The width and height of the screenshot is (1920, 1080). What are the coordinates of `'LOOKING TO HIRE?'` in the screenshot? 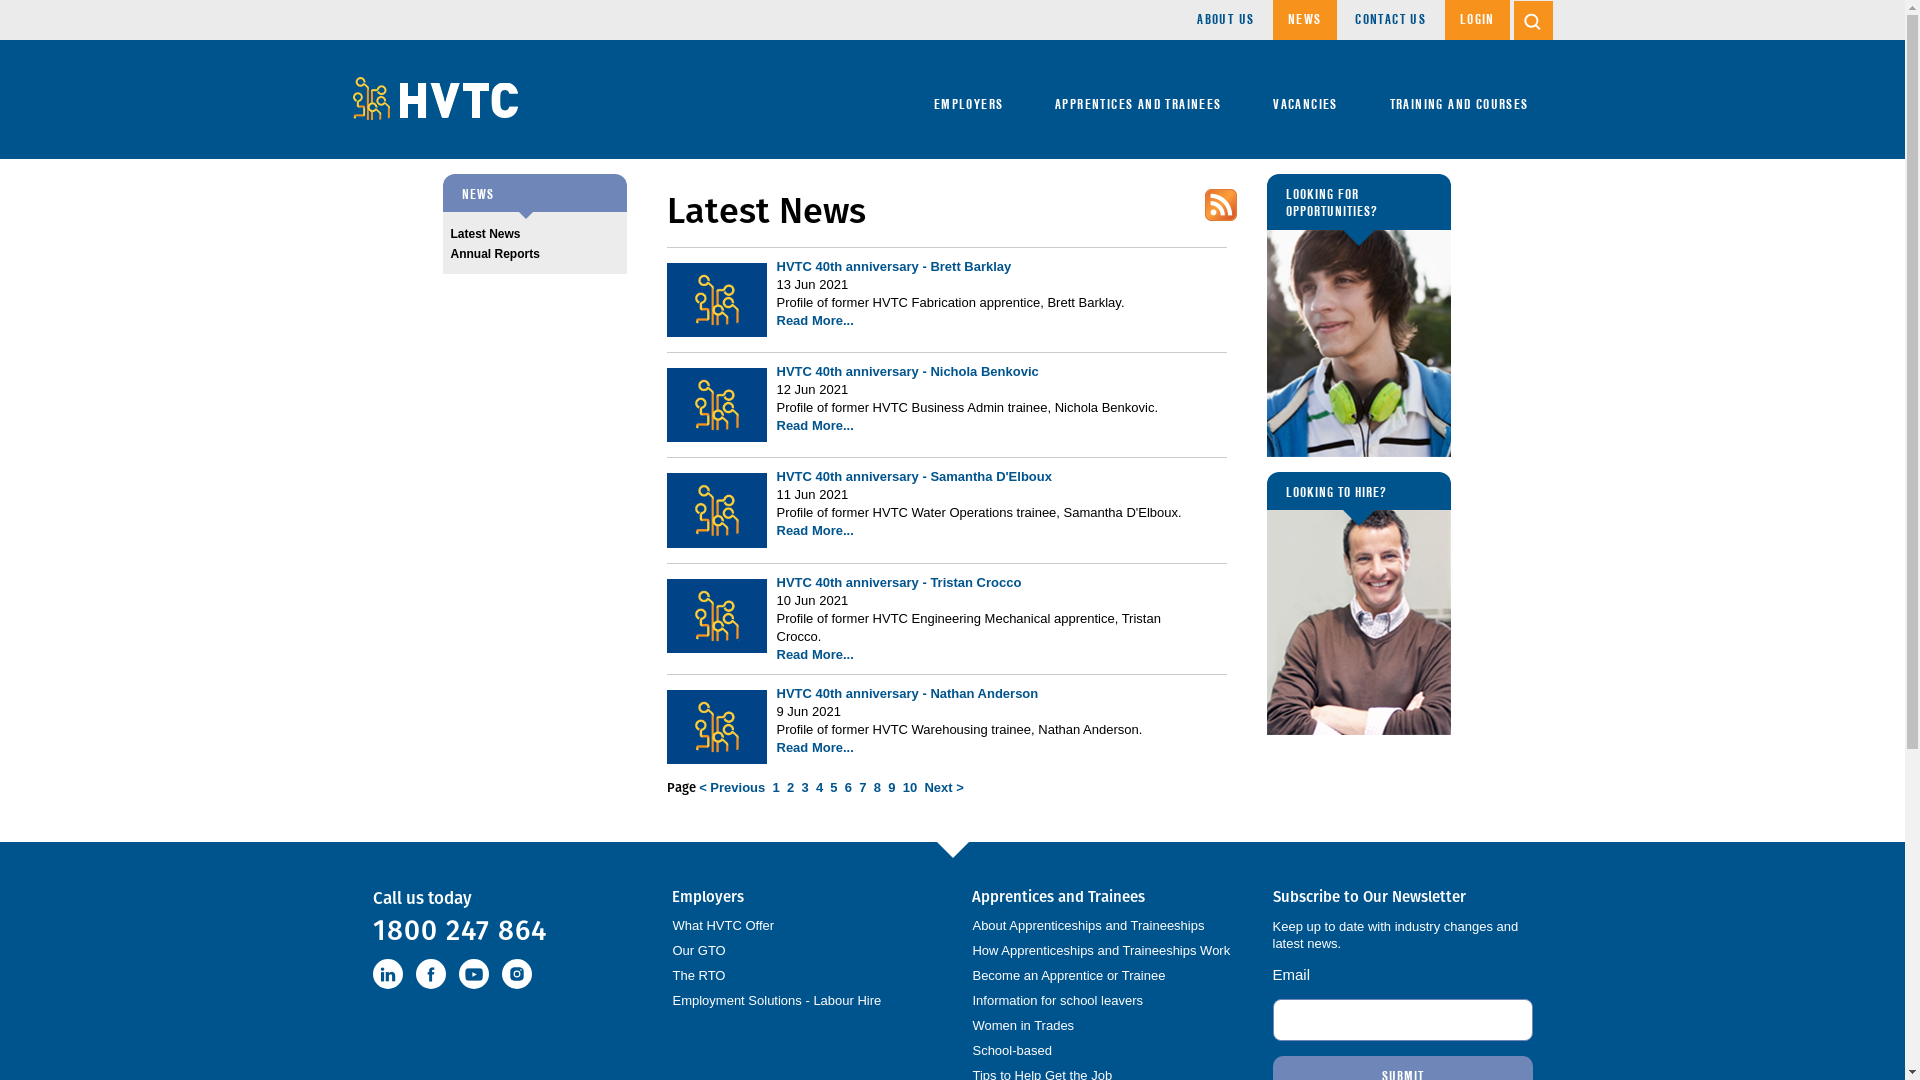 It's located at (1358, 602).